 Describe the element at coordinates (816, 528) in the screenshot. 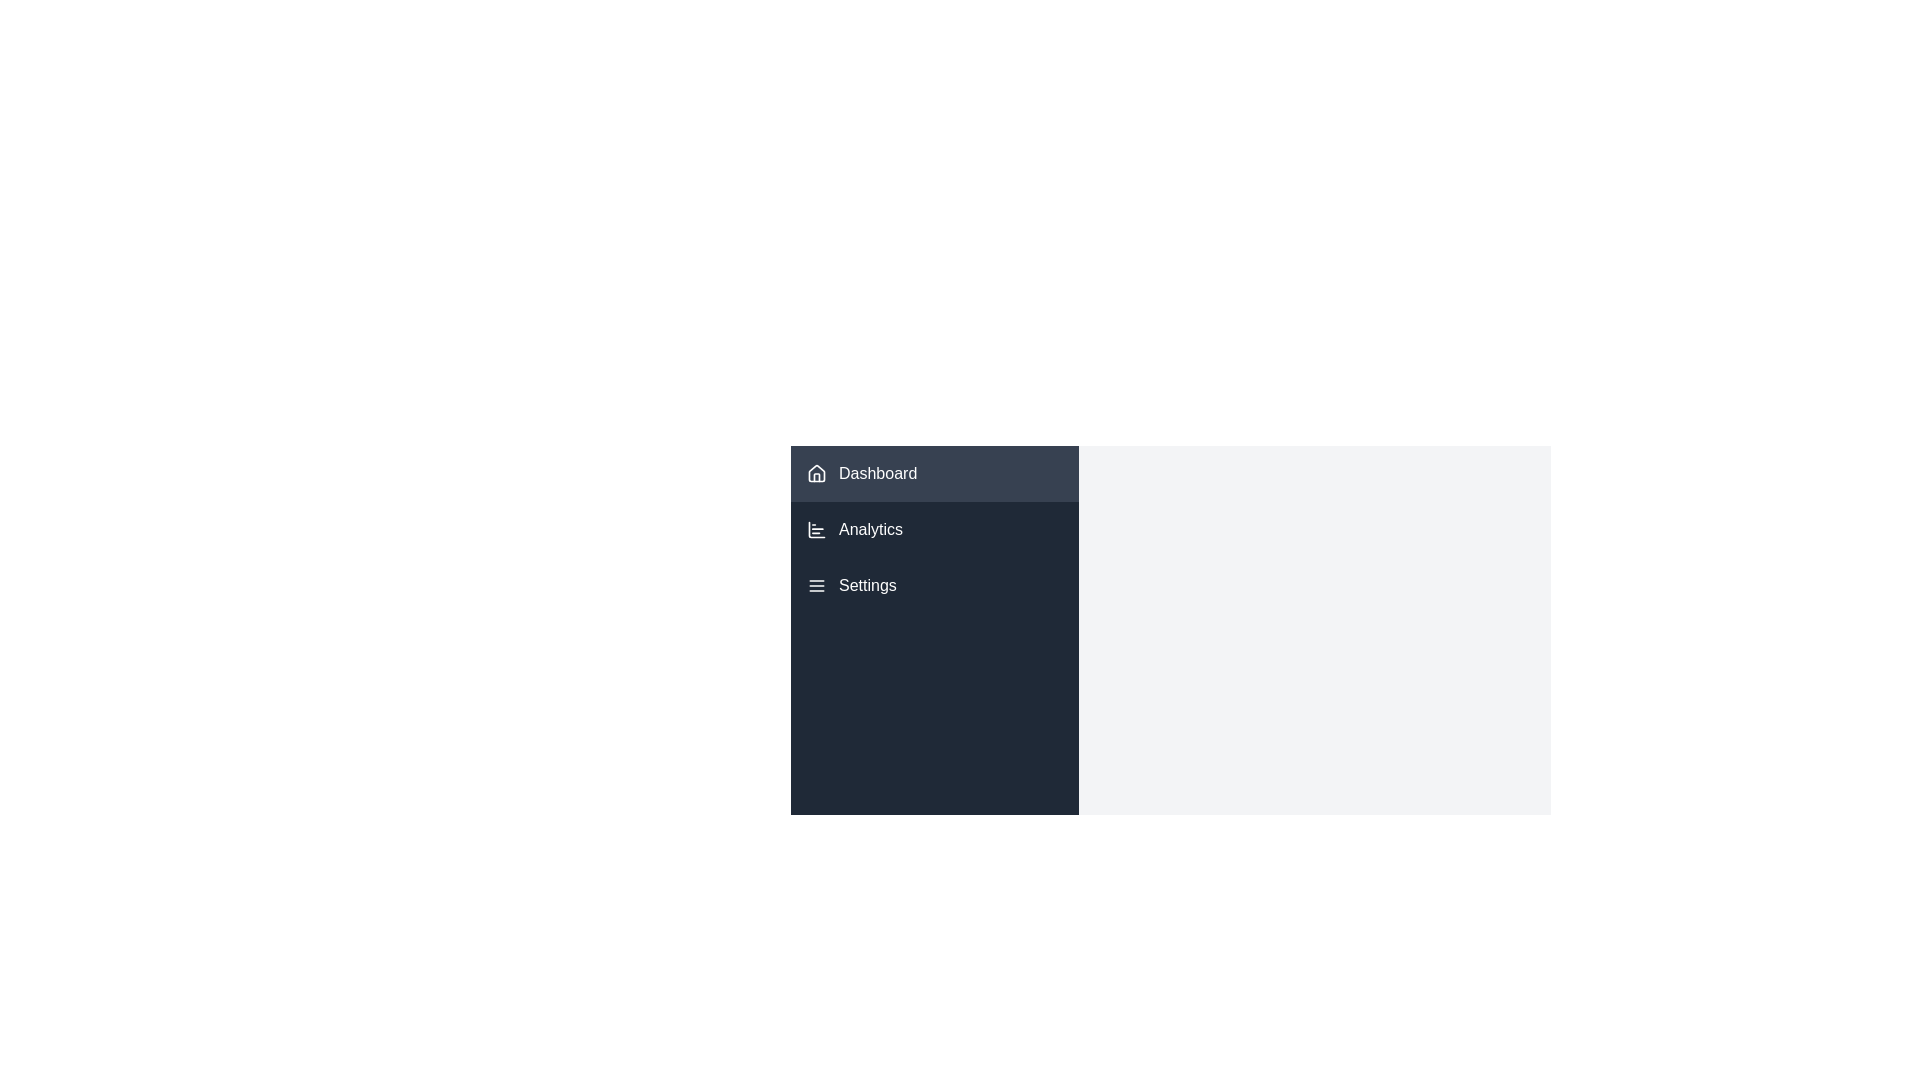

I see `the compact bar chart icon with white lines on a dark gray circular background, located to the left of the 'Analytics' label` at that location.